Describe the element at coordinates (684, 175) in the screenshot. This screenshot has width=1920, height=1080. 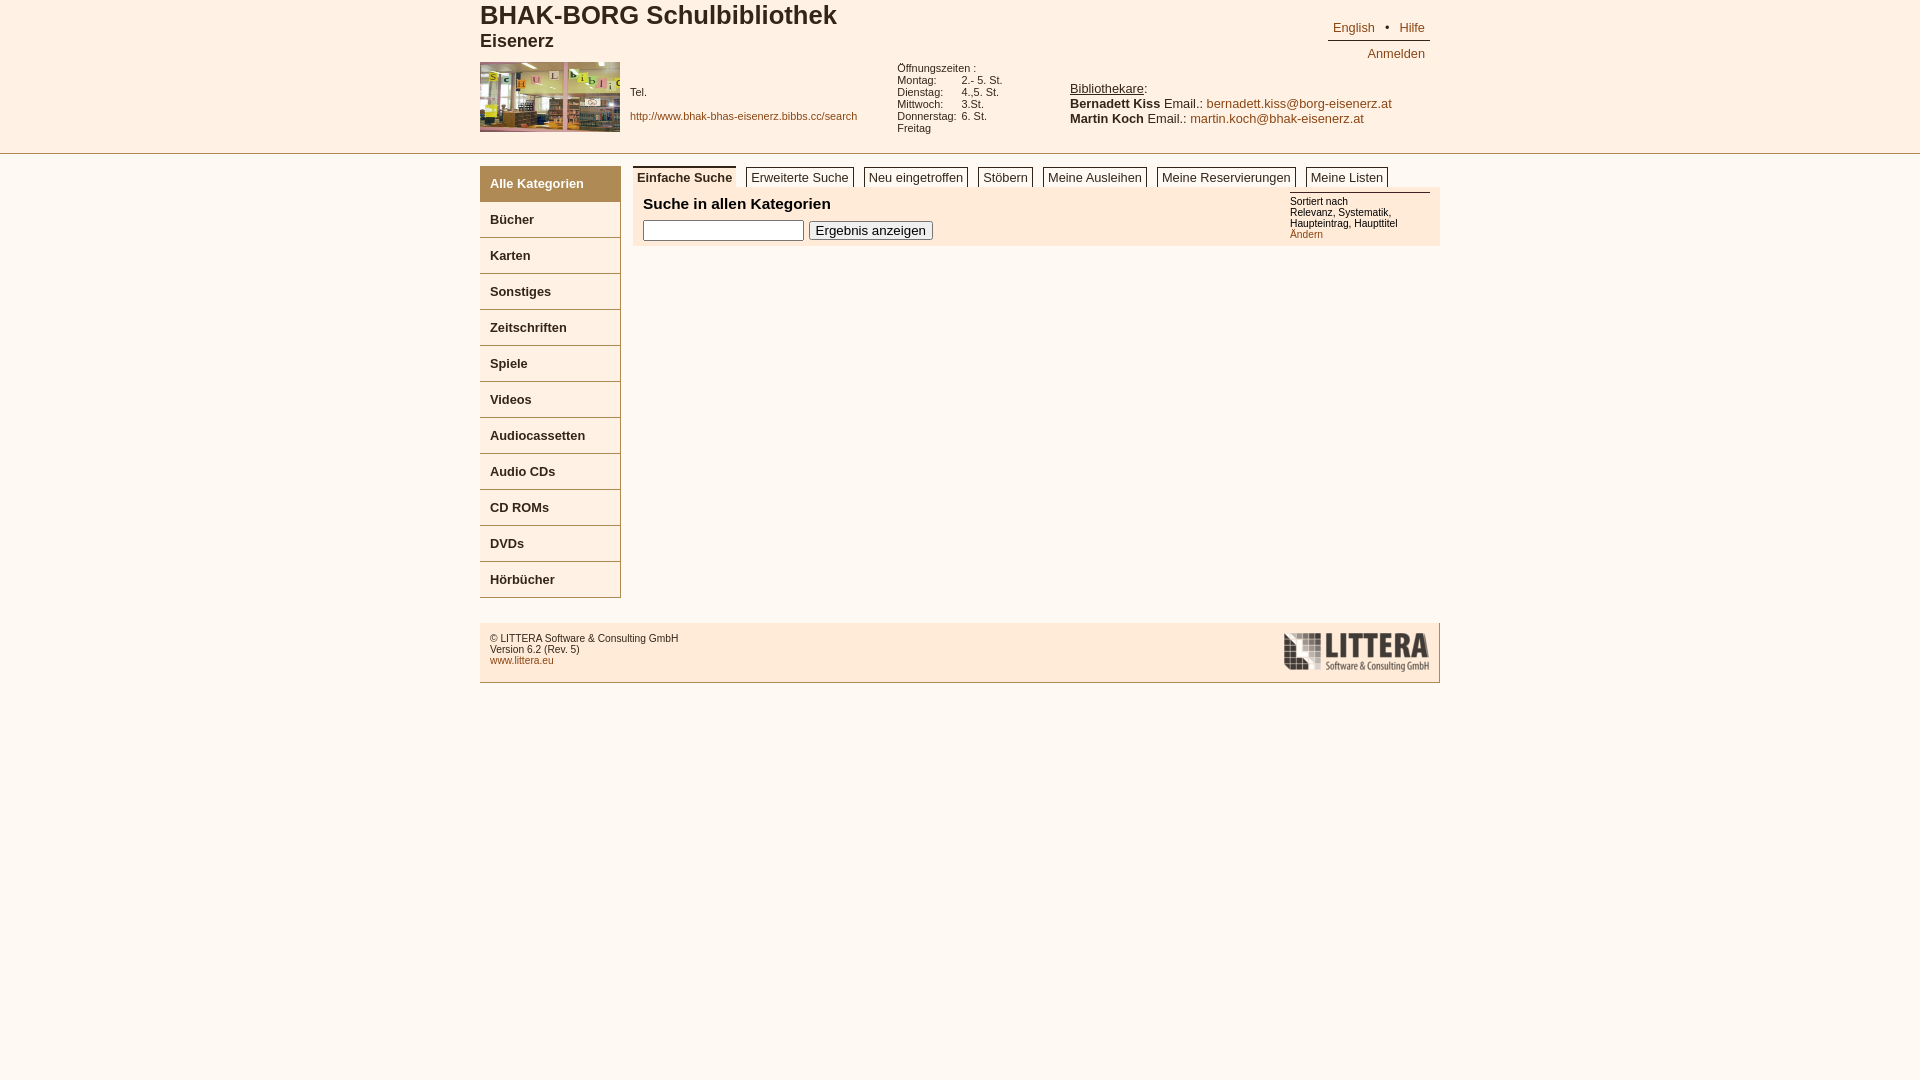
I see `'Einfache Suche'` at that location.